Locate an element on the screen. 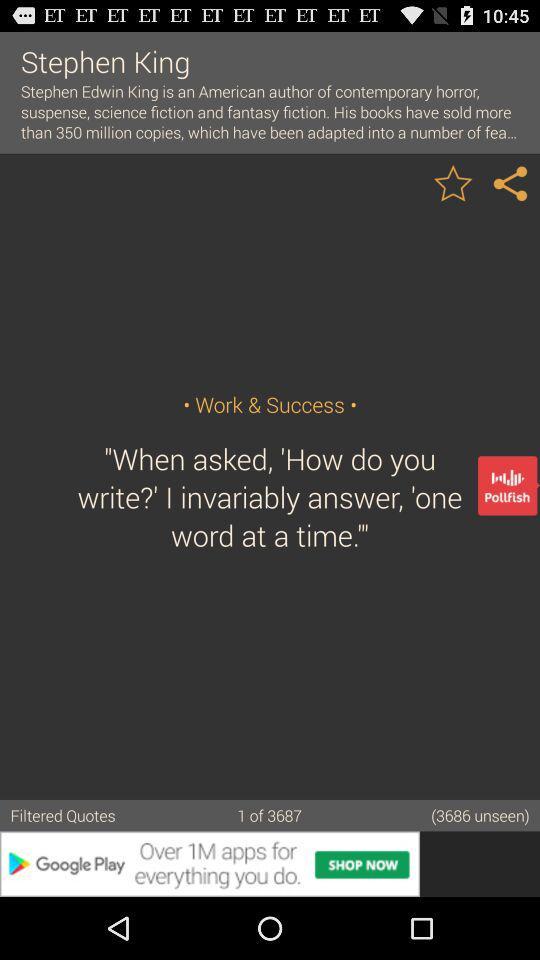 The height and width of the screenshot is (960, 540). the share icon is located at coordinates (511, 195).